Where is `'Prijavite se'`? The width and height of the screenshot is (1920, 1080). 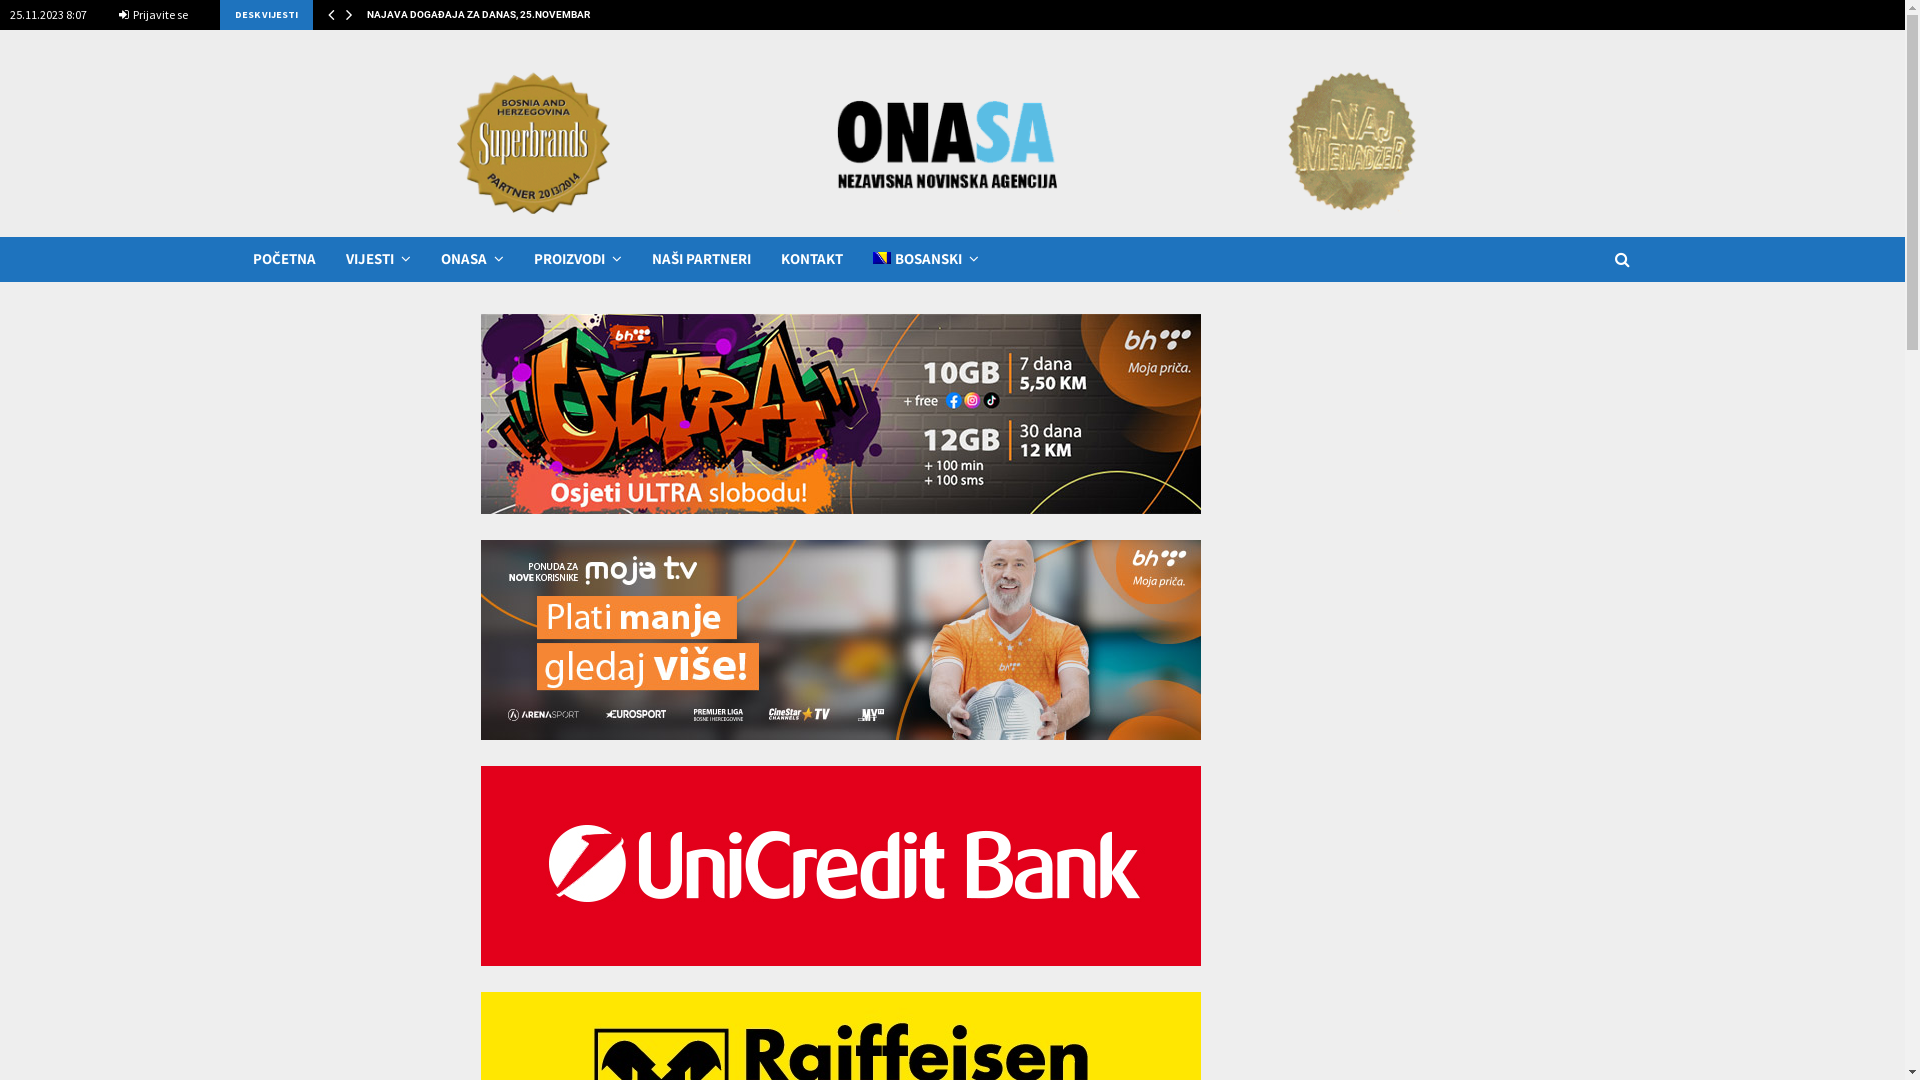
'Prijavite se' is located at coordinates (152, 15).